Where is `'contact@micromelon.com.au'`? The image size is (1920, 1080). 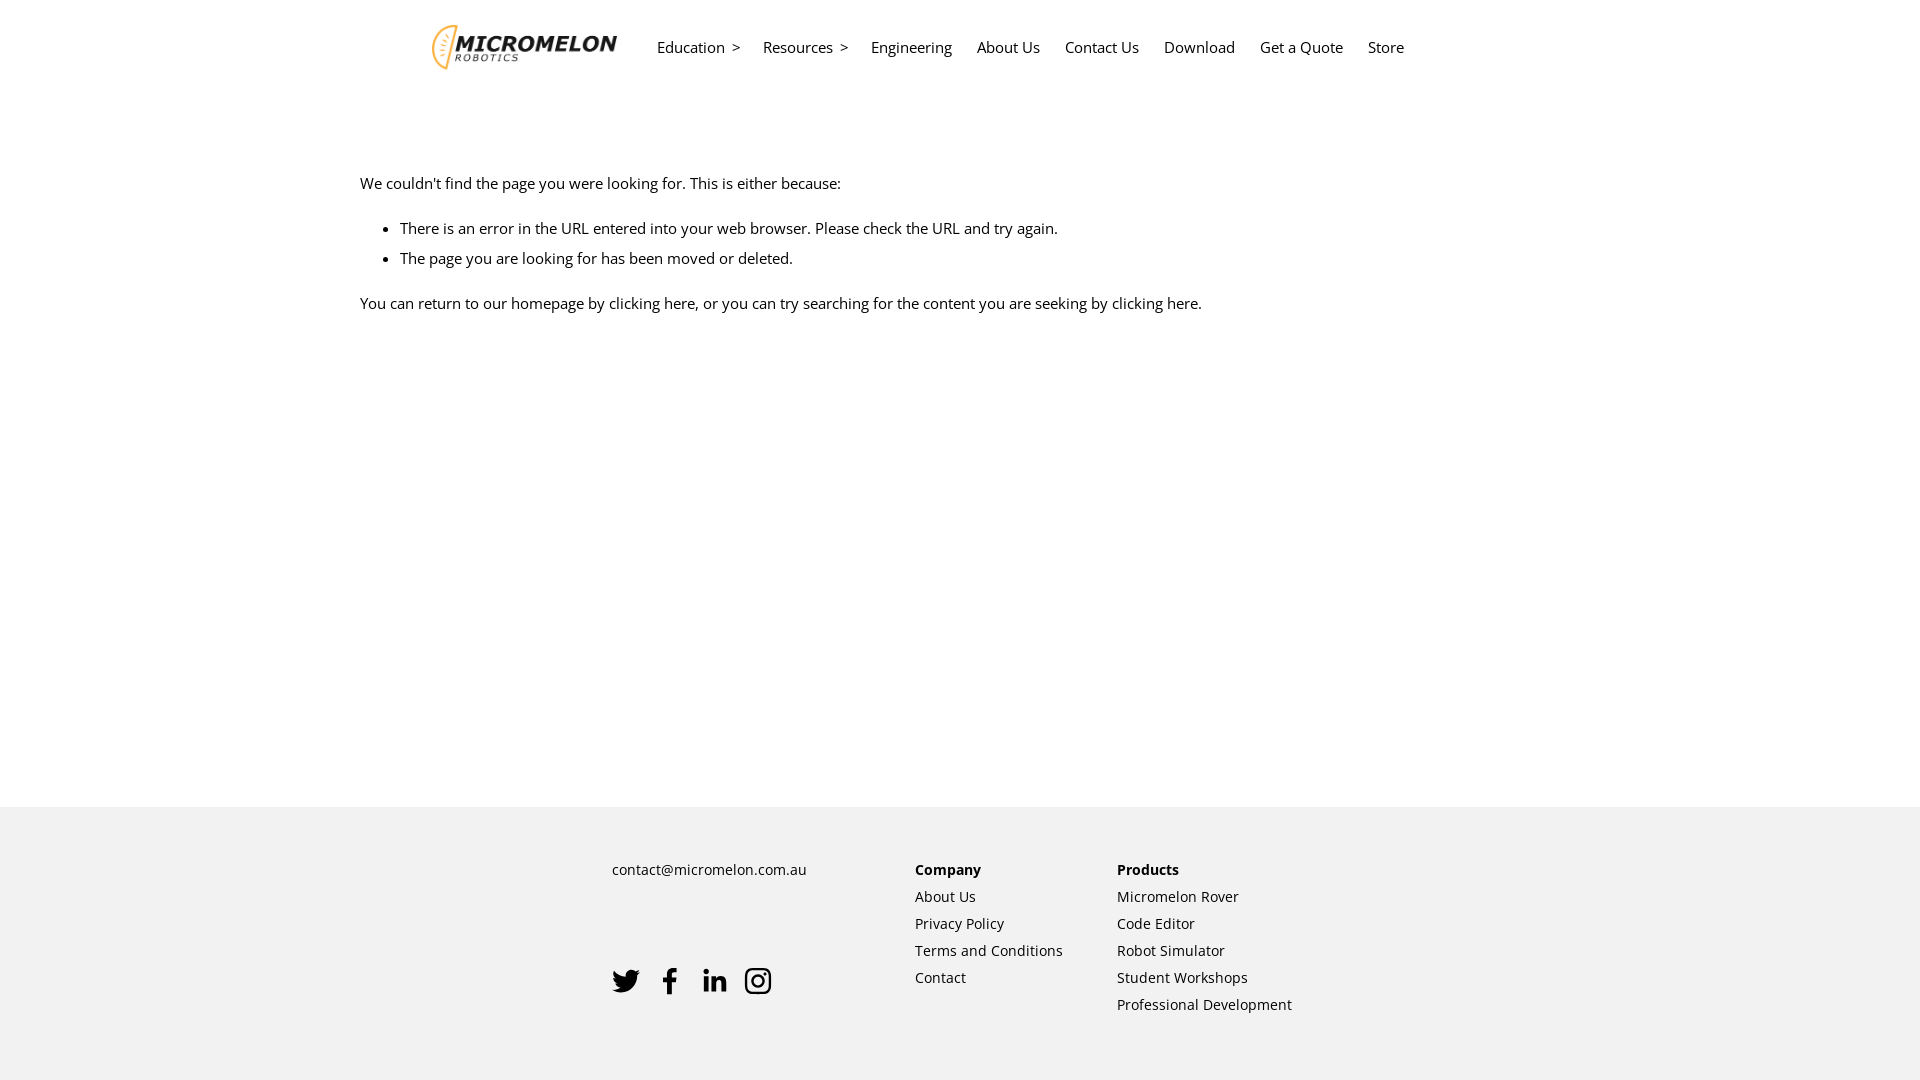
'contact@micromelon.com.au' is located at coordinates (709, 869).